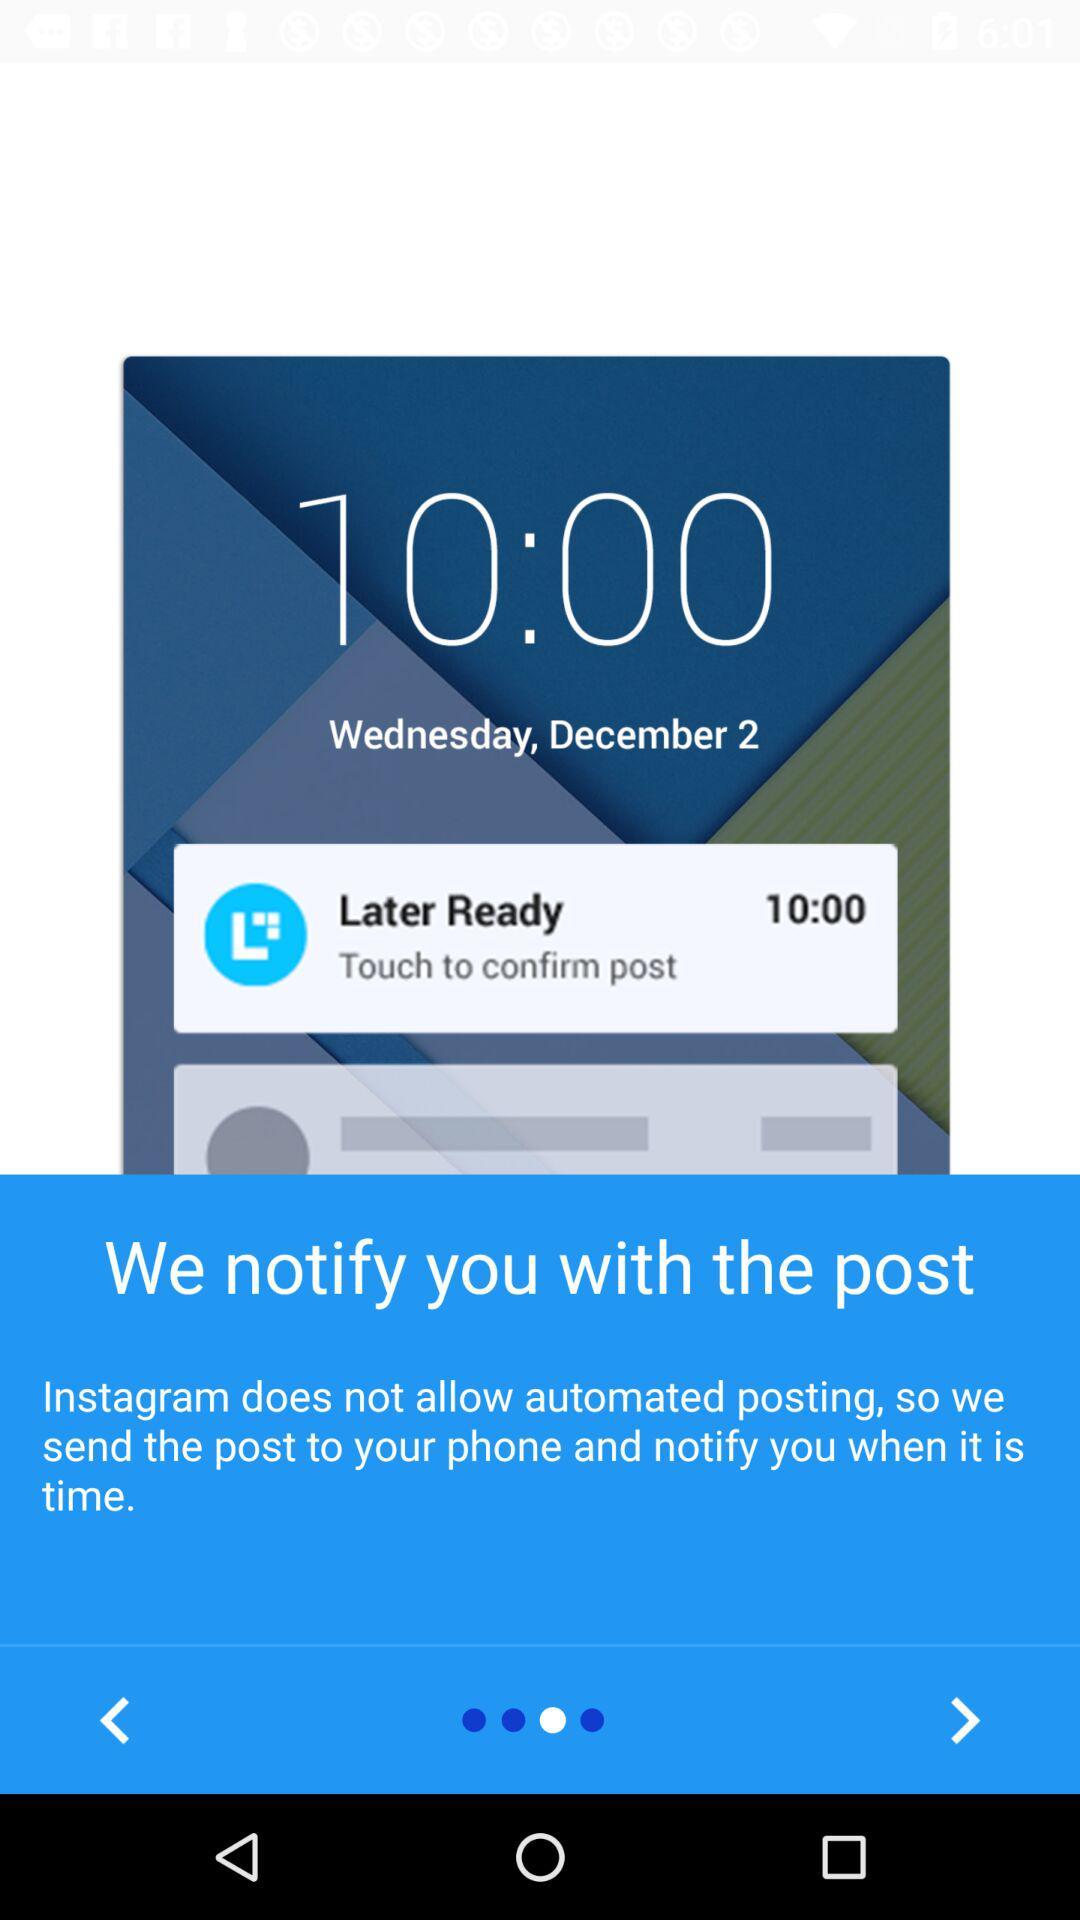 This screenshot has width=1080, height=1920. Describe the element at coordinates (963, 1719) in the screenshot. I see `next screen` at that location.